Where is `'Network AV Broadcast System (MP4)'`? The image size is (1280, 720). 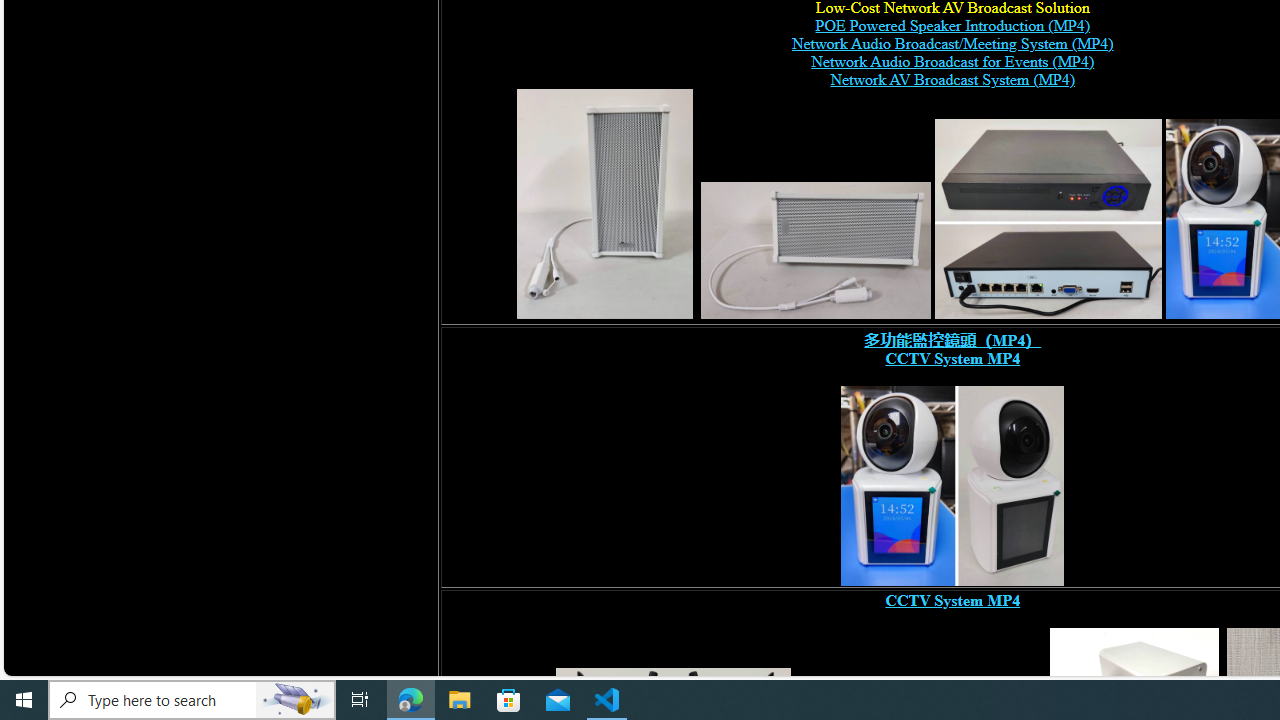 'Network AV Broadcast System (MP4)' is located at coordinates (951, 79).